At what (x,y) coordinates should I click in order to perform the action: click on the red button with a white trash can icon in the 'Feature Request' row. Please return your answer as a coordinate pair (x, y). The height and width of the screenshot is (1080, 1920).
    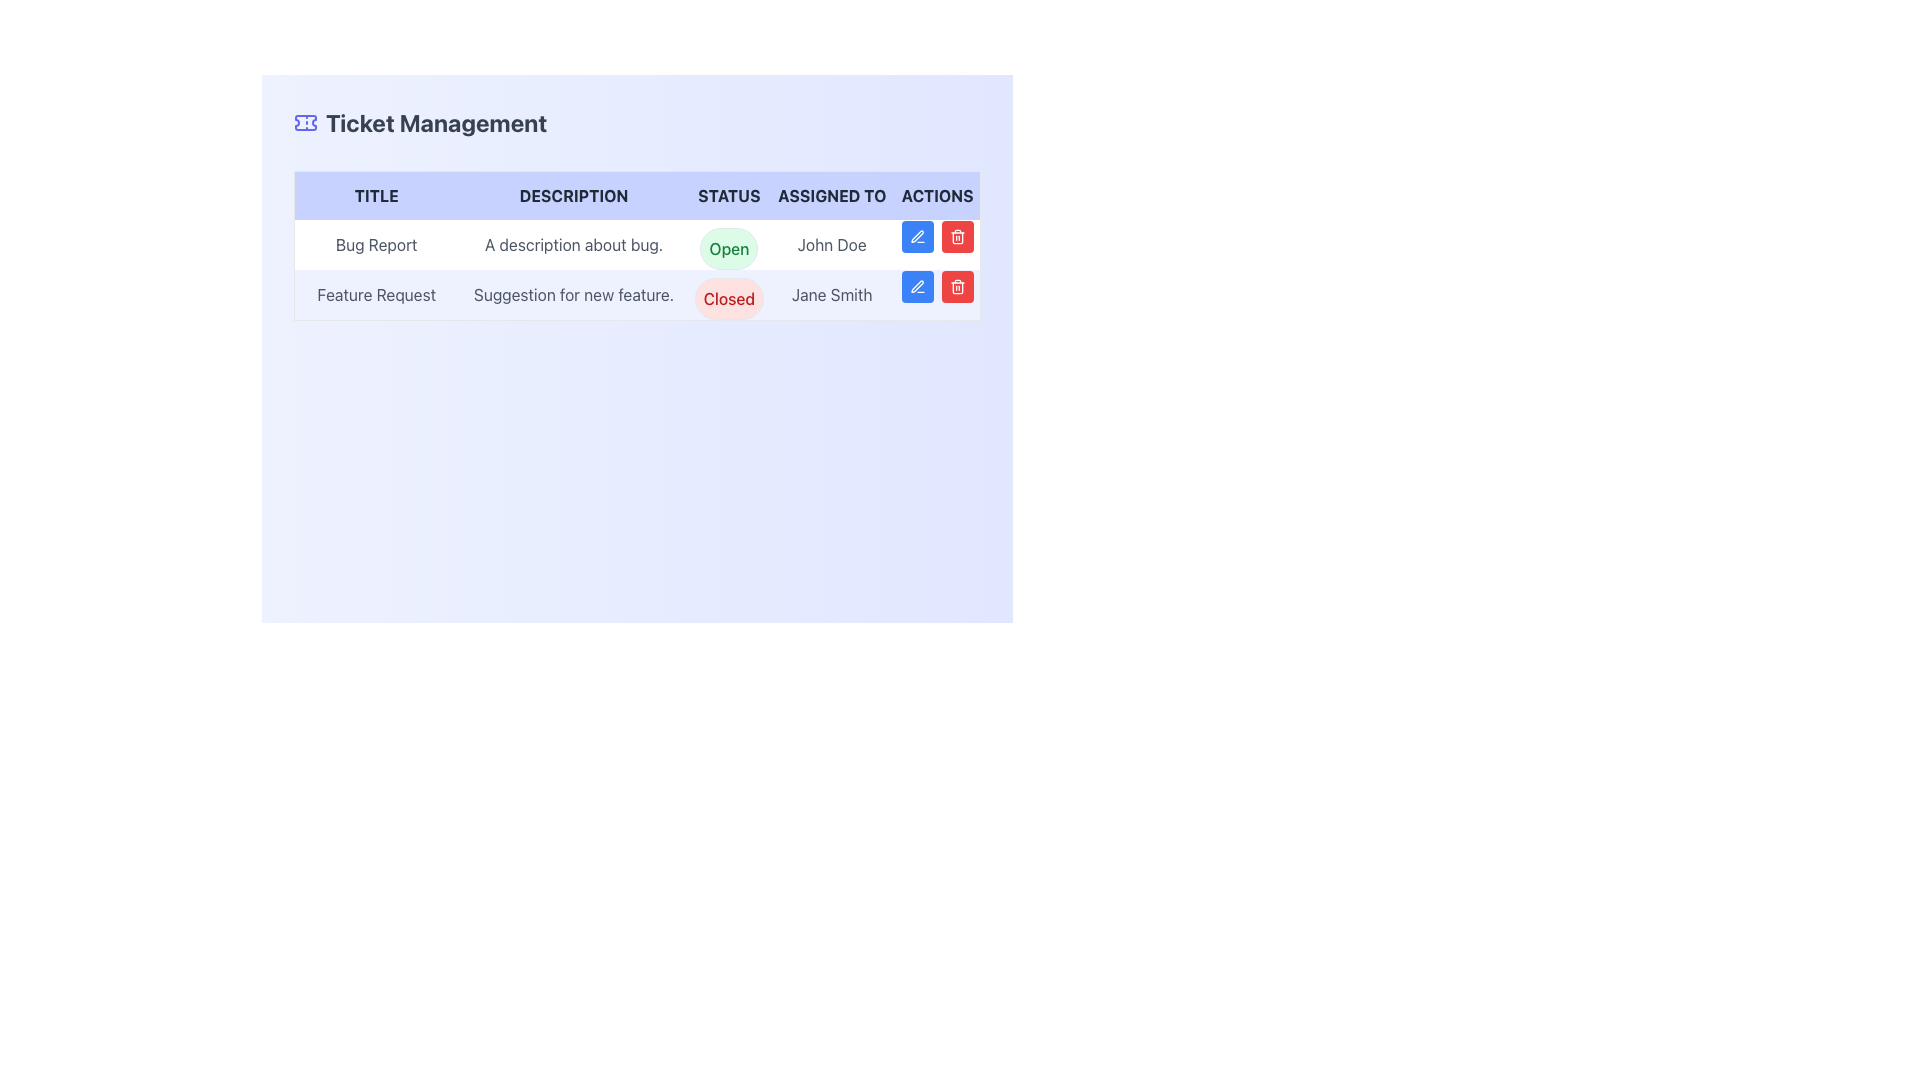
    Looking at the image, I should click on (956, 286).